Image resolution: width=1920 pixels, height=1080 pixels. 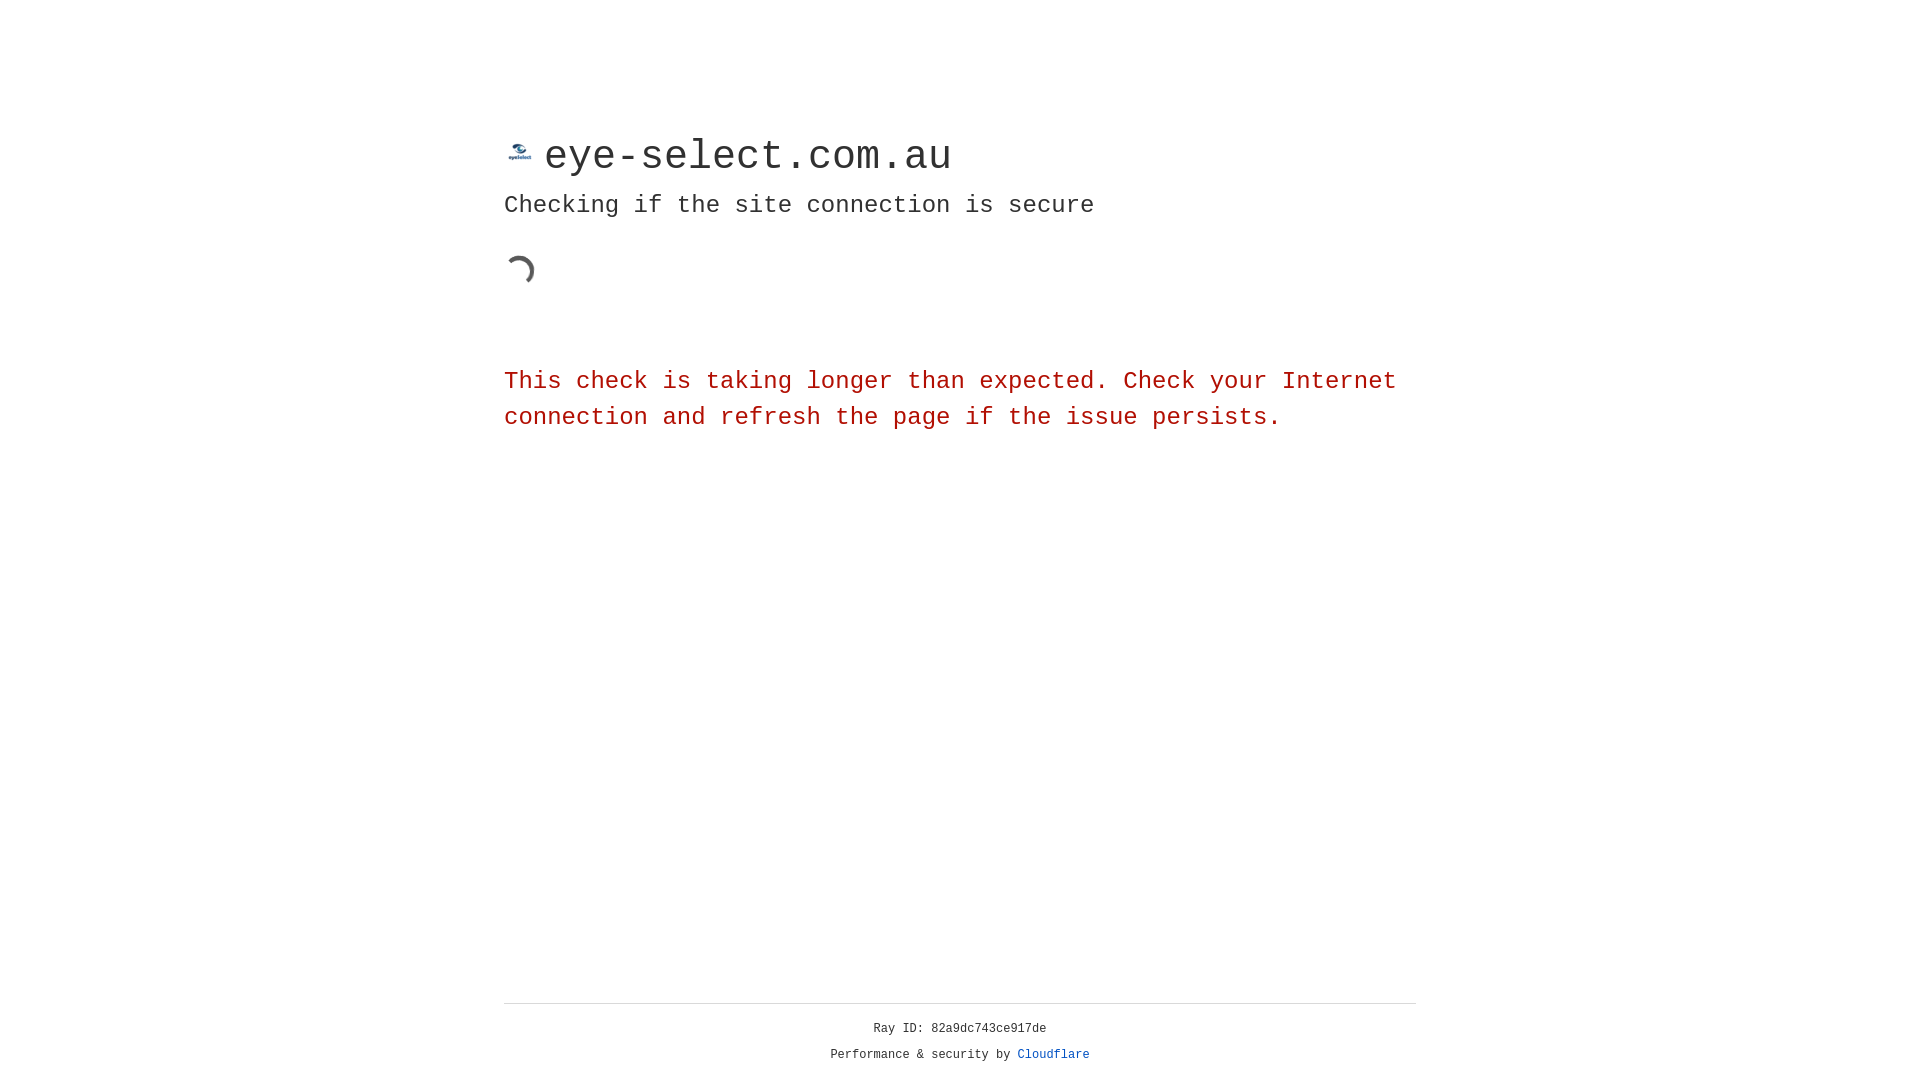 I want to click on 'Cloudflare', so click(x=1053, y=1054).